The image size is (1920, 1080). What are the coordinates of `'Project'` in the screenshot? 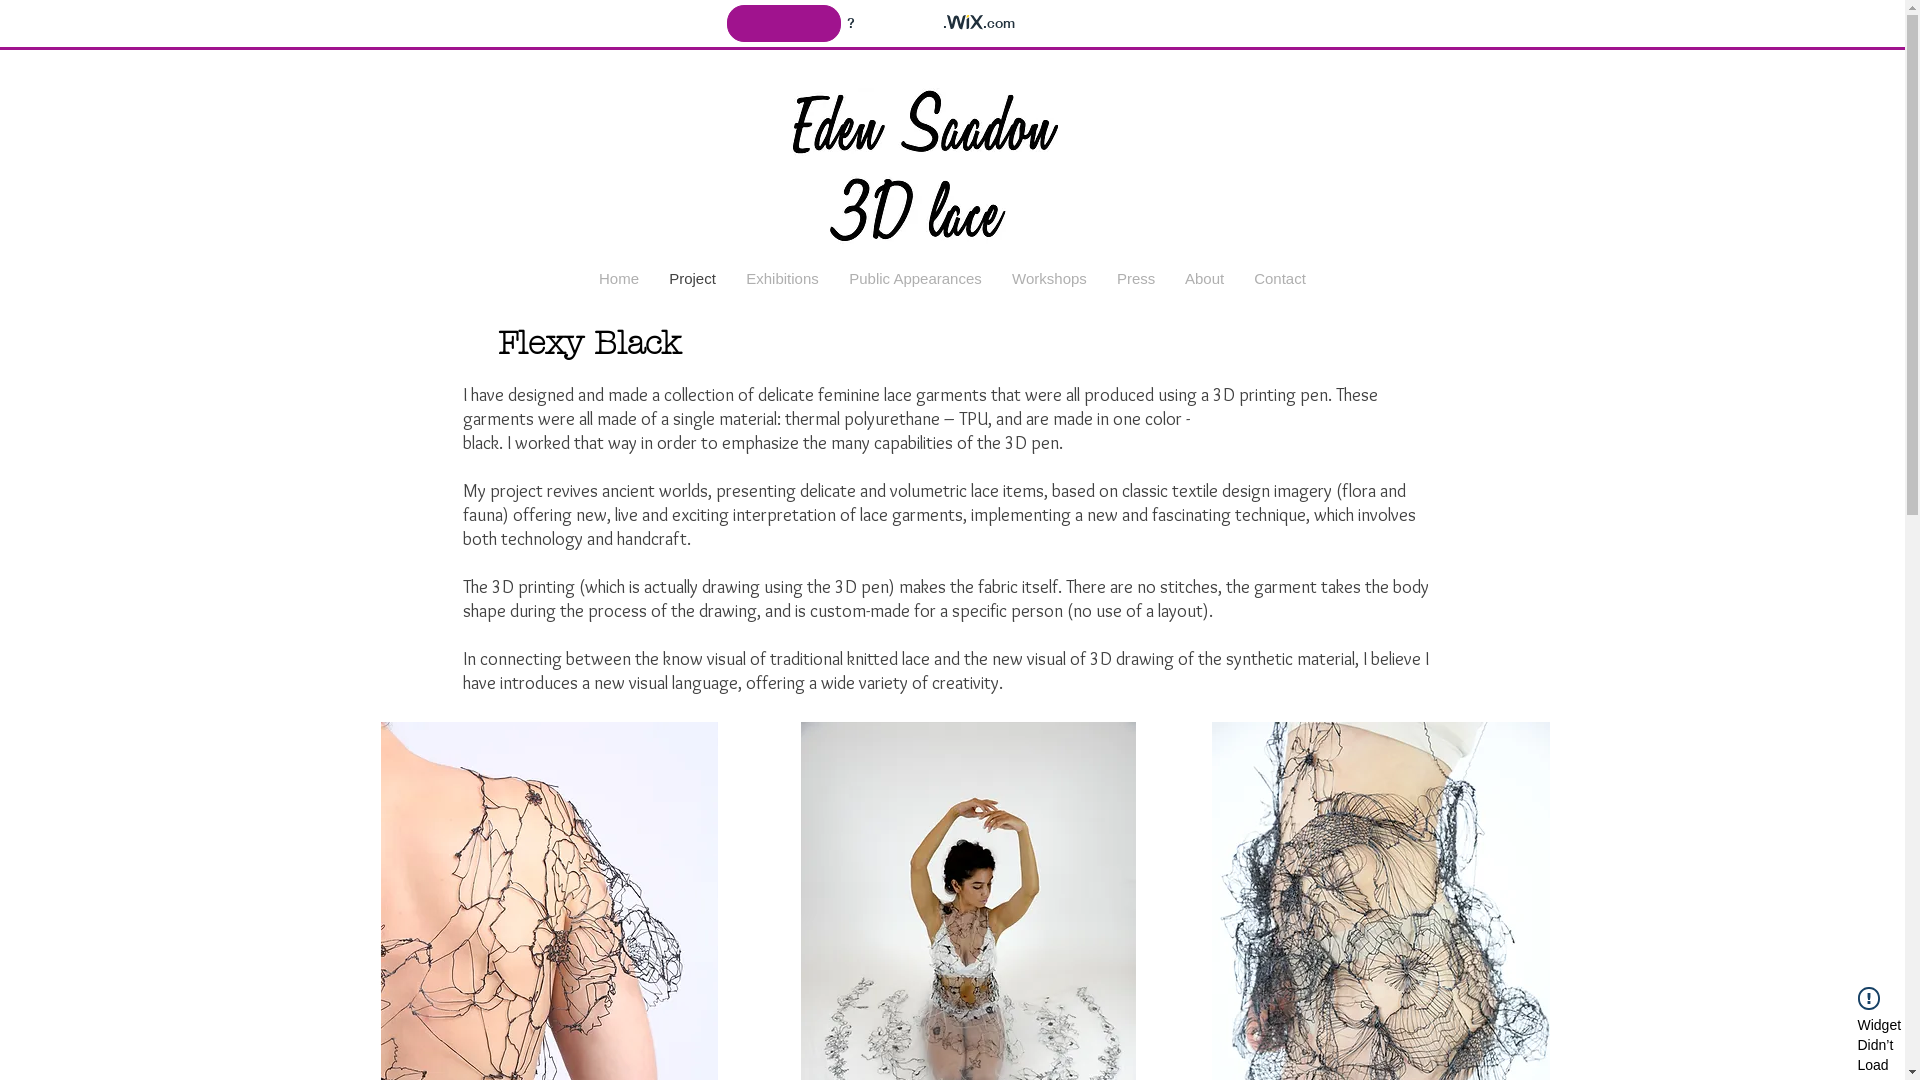 It's located at (692, 278).